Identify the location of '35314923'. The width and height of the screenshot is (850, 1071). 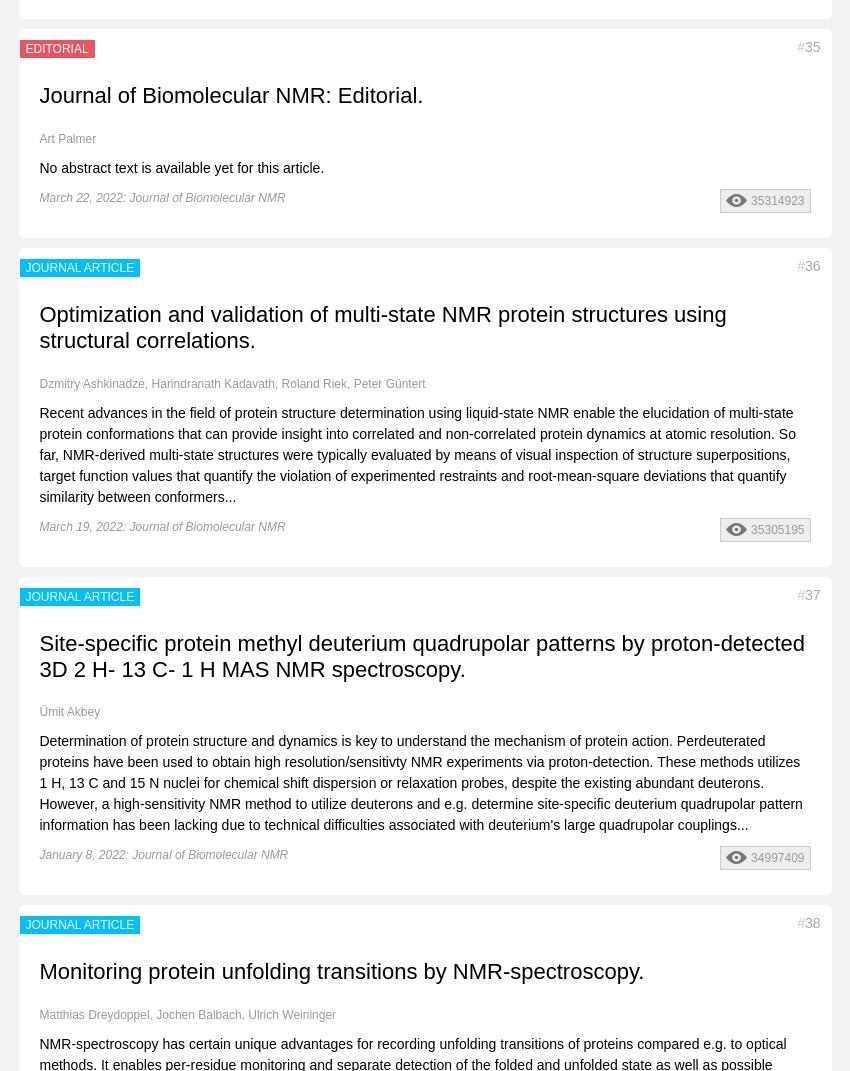
(776, 198).